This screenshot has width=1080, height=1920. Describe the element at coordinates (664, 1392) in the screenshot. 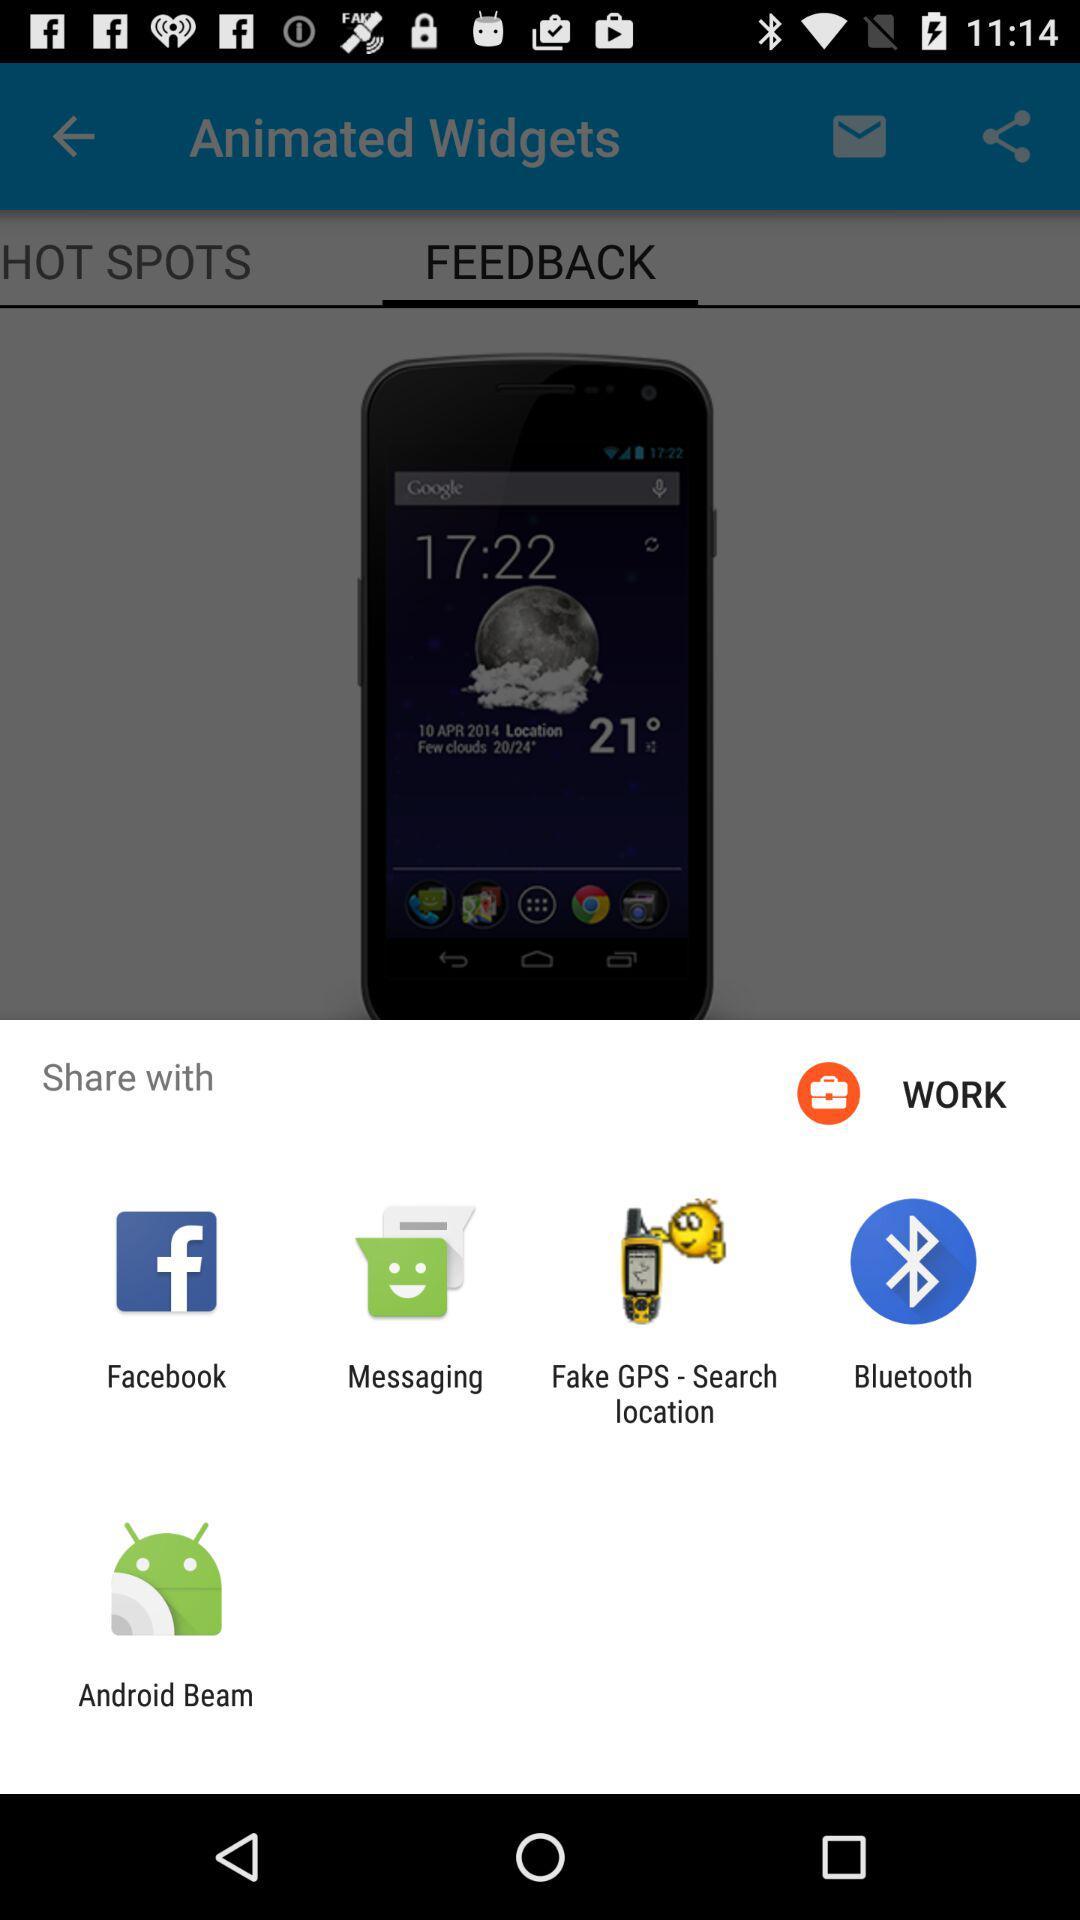

I see `item next to messaging icon` at that location.